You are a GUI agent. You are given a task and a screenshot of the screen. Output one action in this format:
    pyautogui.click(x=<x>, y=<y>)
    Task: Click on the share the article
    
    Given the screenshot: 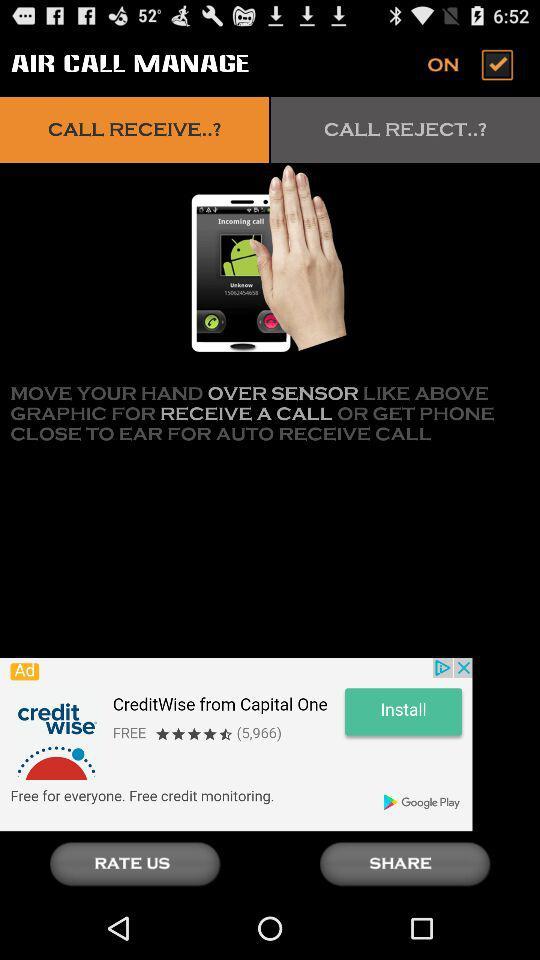 What is the action you would take?
    pyautogui.click(x=405, y=863)
    